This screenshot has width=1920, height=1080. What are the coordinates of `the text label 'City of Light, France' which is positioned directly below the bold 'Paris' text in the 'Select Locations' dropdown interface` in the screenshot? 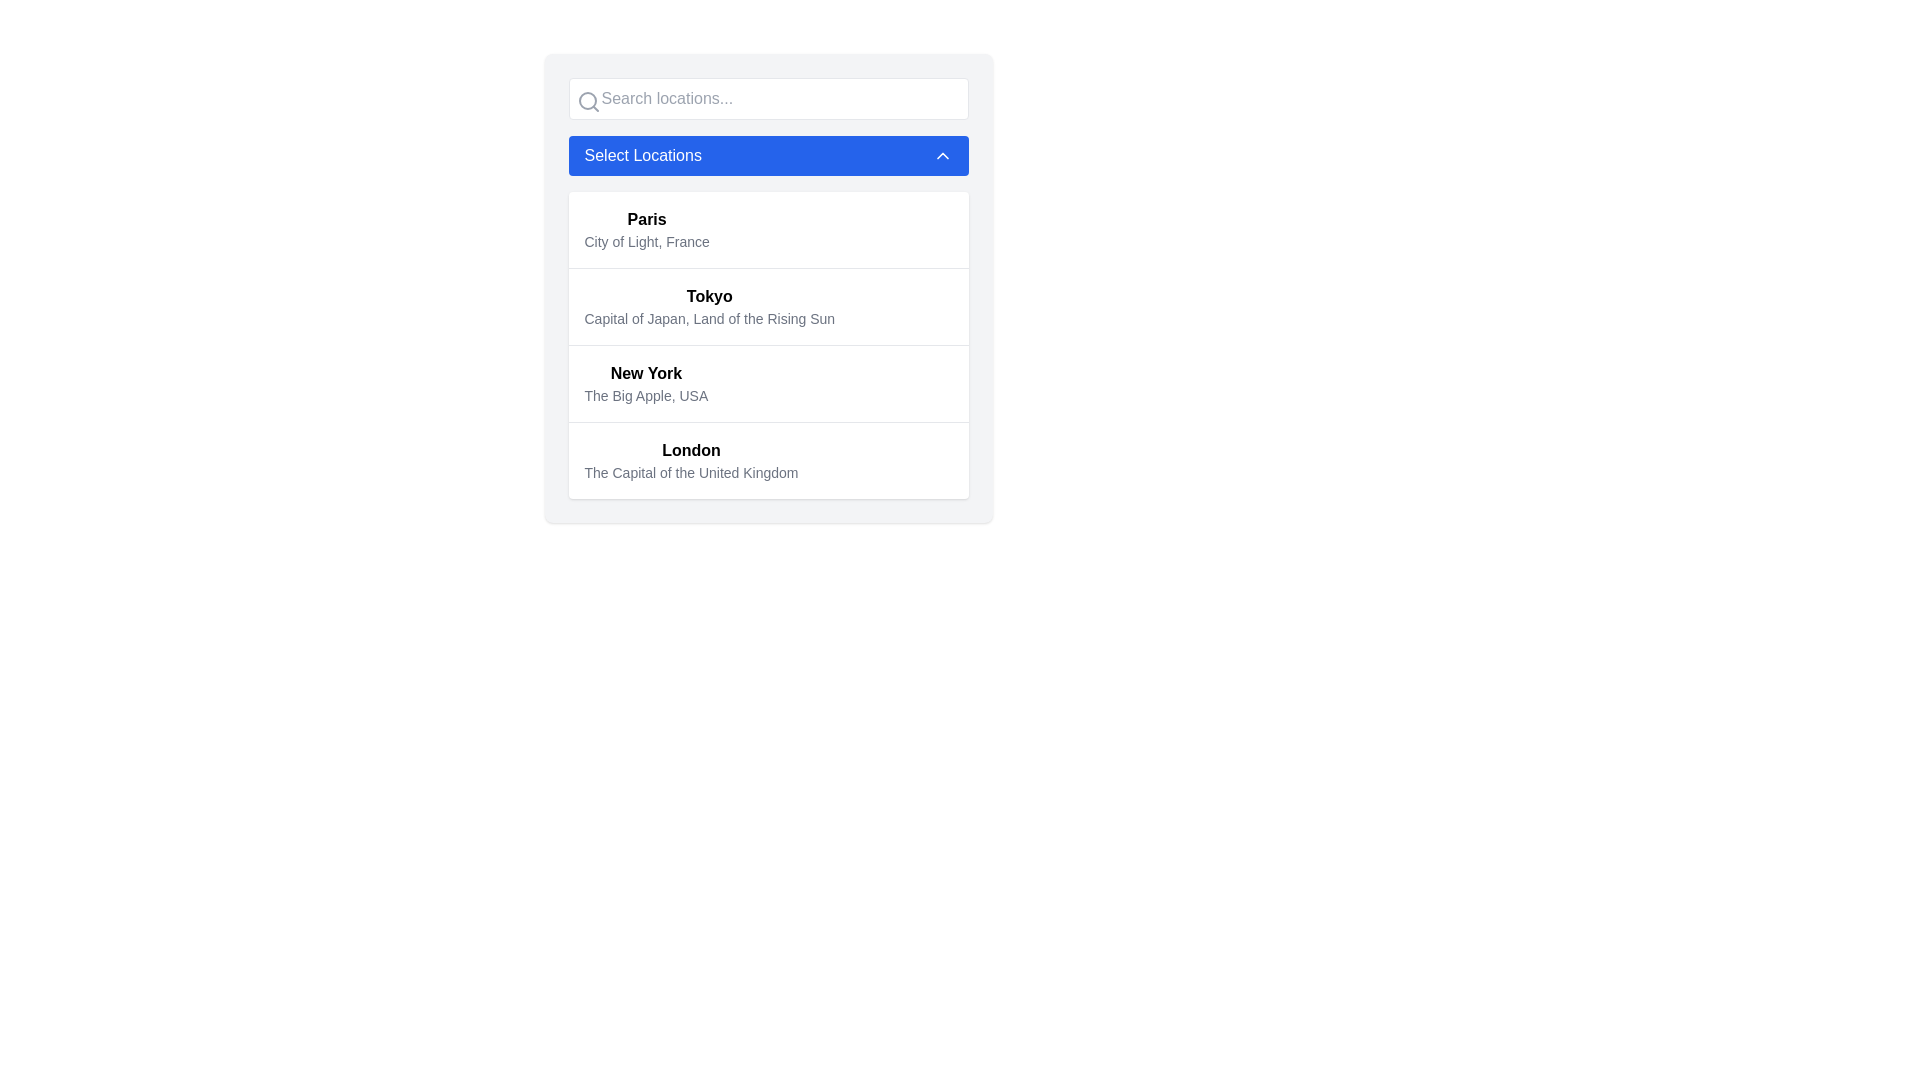 It's located at (647, 241).